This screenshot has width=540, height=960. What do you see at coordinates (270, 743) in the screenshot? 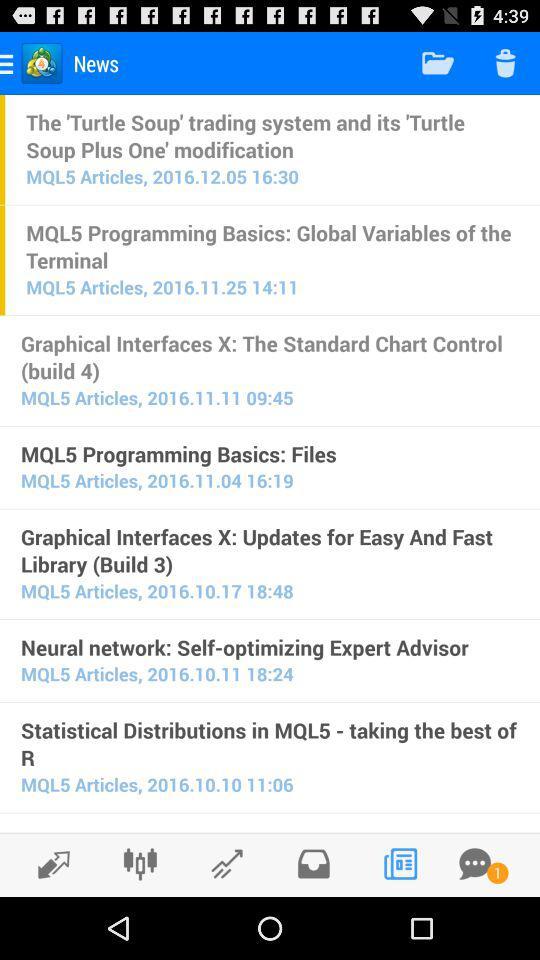
I see `item above mql5 articles 2016` at bounding box center [270, 743].